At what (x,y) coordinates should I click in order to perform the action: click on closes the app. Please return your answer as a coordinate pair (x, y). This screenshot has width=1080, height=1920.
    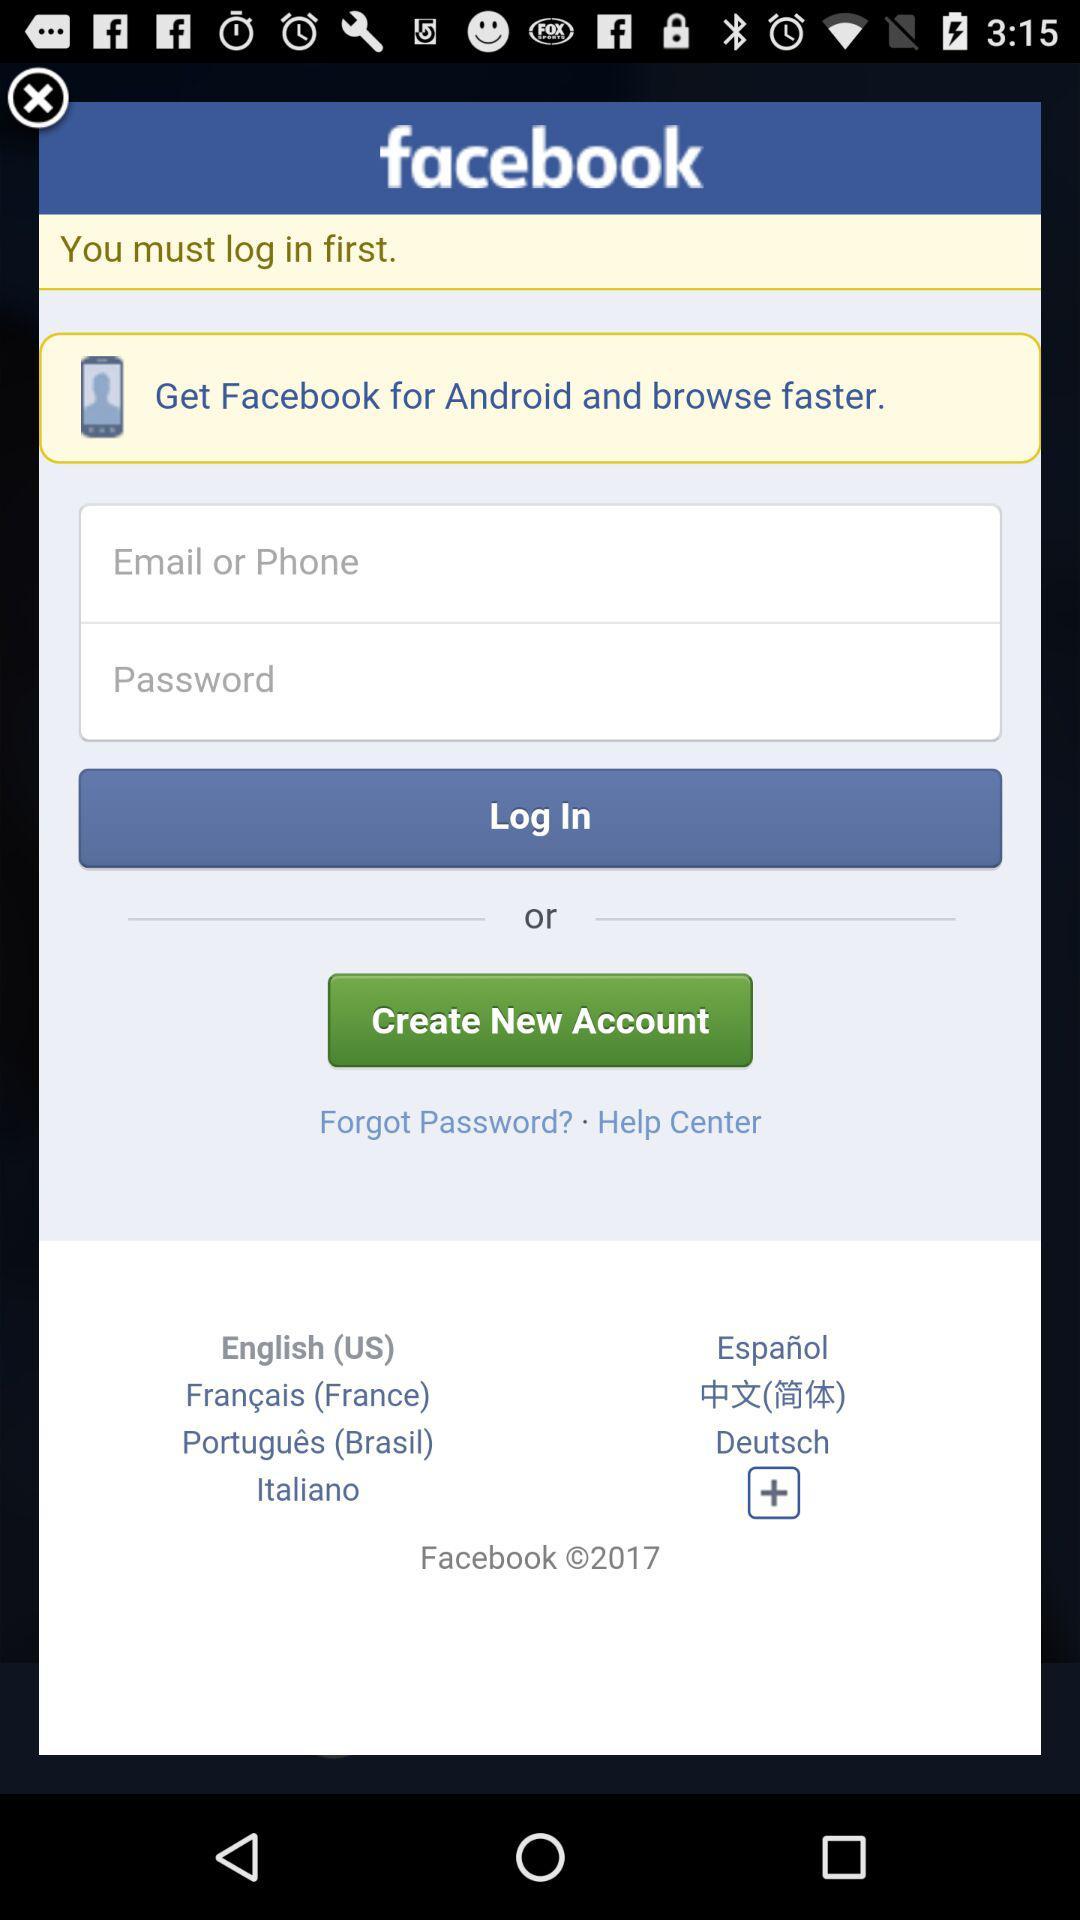
    Looking at the image, I should click on (38, 100).